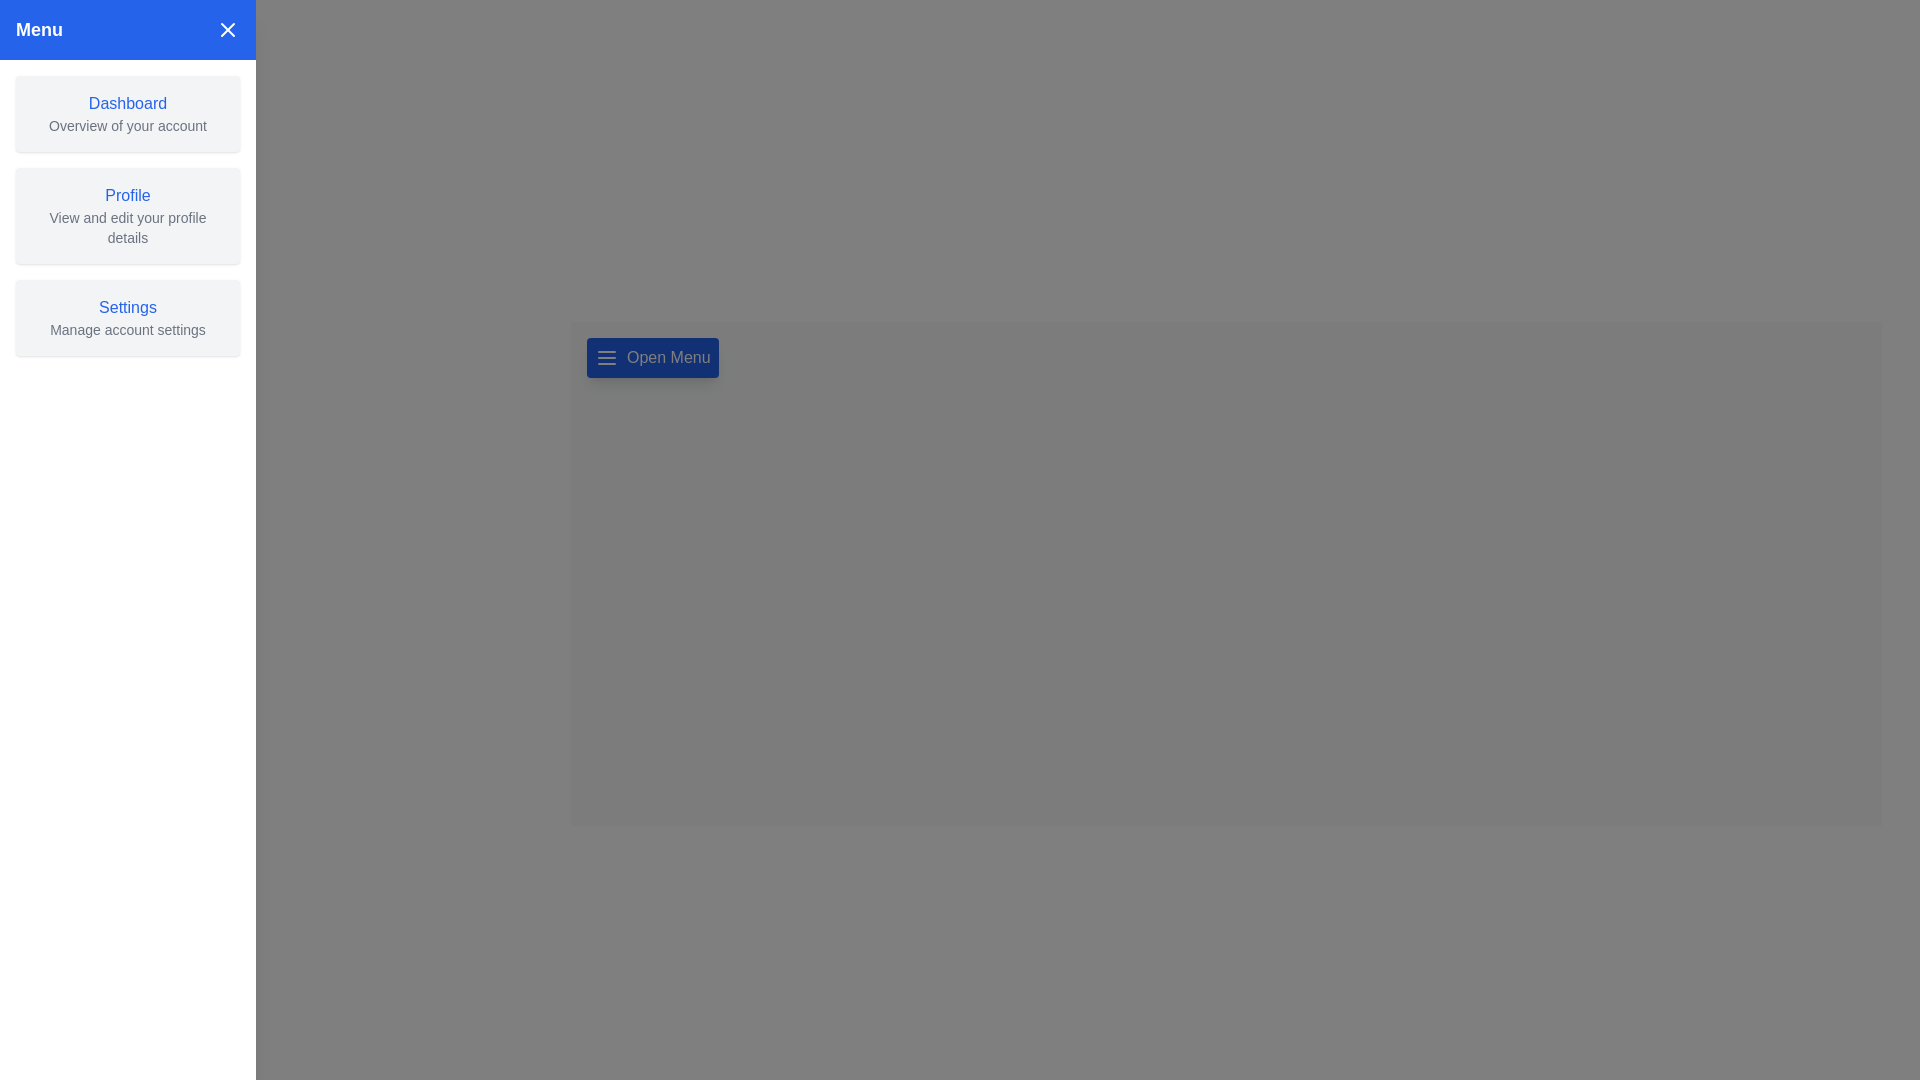  Describe the element at coordinates (127, 104) in the screenshot. I see `the 'Dashboard' text label, which serves as the primary title for the Dashboard section, located in the vertical menu on the left side of the interface` at that location.